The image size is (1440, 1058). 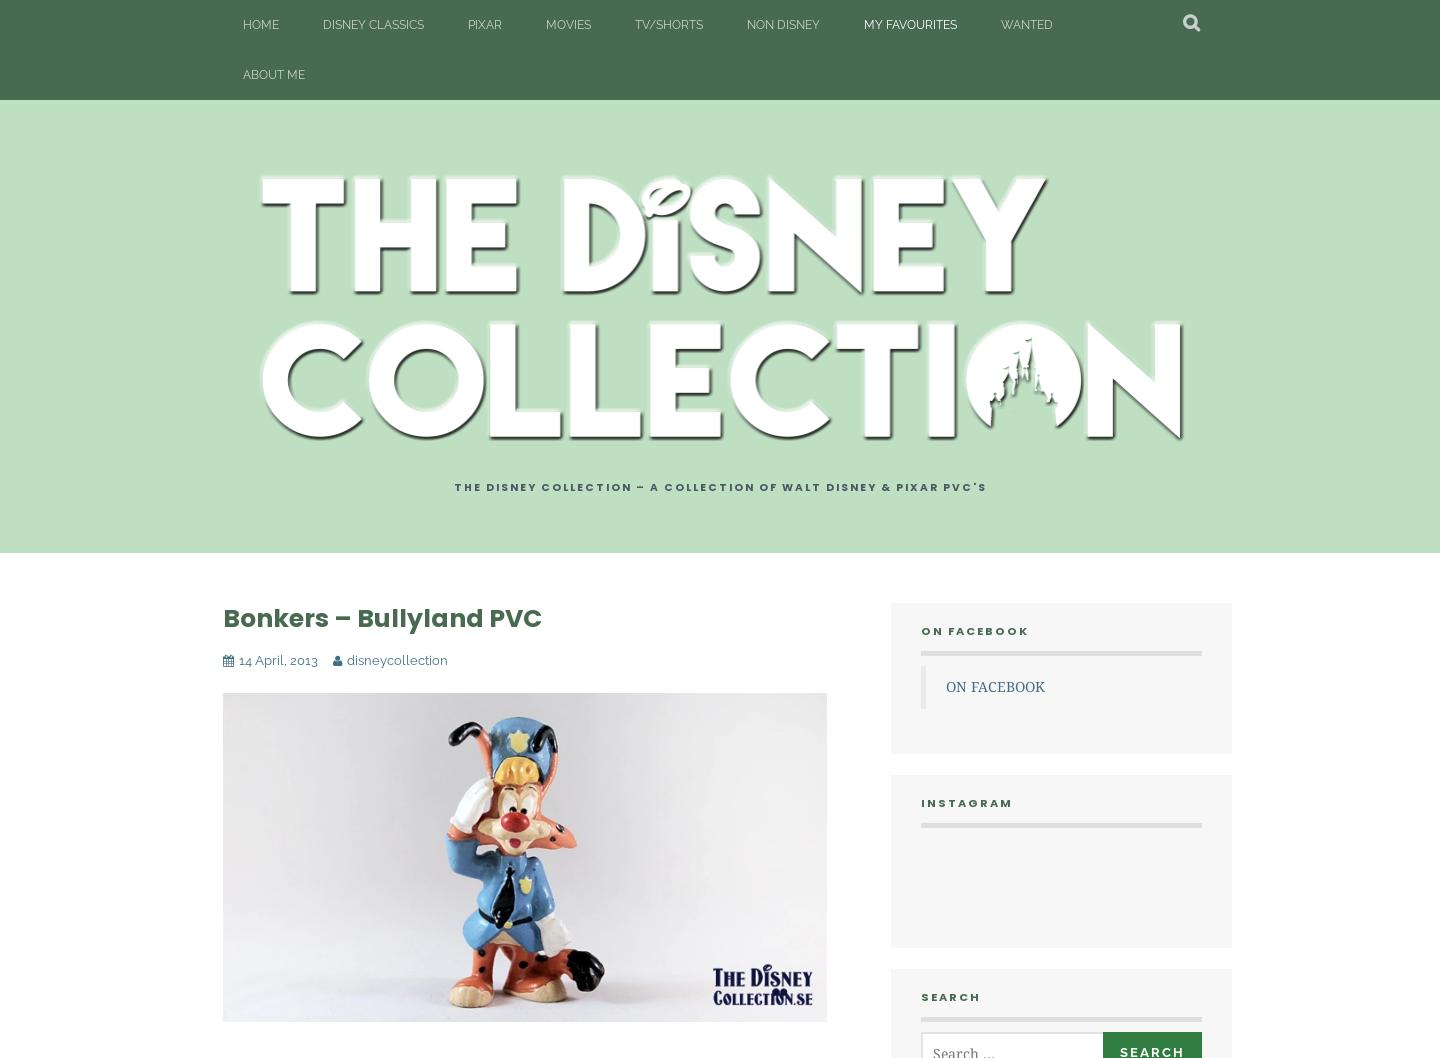 What do you see at coordinates (372, 24) in the screenshot?
I see `'Disney Classics'` at bounding box center [372, 24].